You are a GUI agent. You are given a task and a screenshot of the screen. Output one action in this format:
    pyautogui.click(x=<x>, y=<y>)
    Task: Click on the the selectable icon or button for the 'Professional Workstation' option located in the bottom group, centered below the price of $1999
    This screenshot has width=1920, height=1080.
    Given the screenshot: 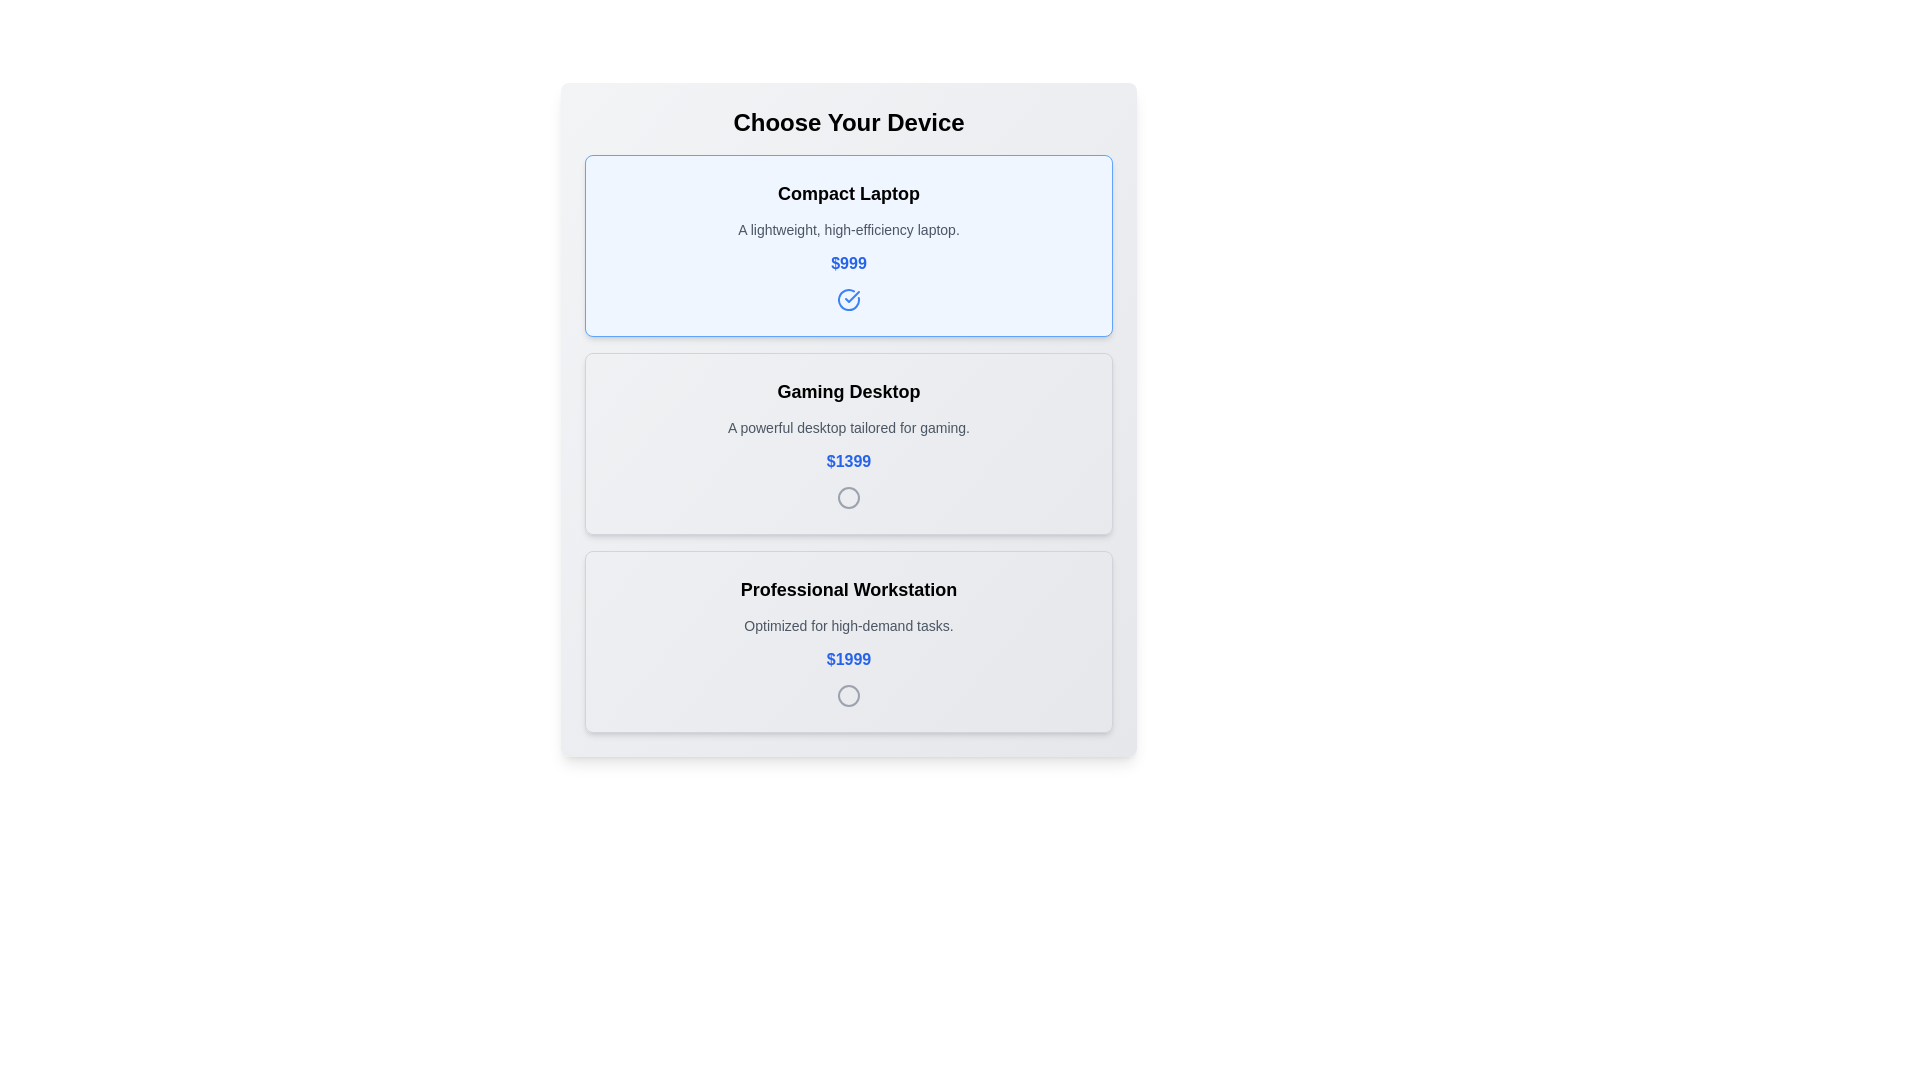 What is the action you would take?
    pyautogui.click(x=849, y=694)
    